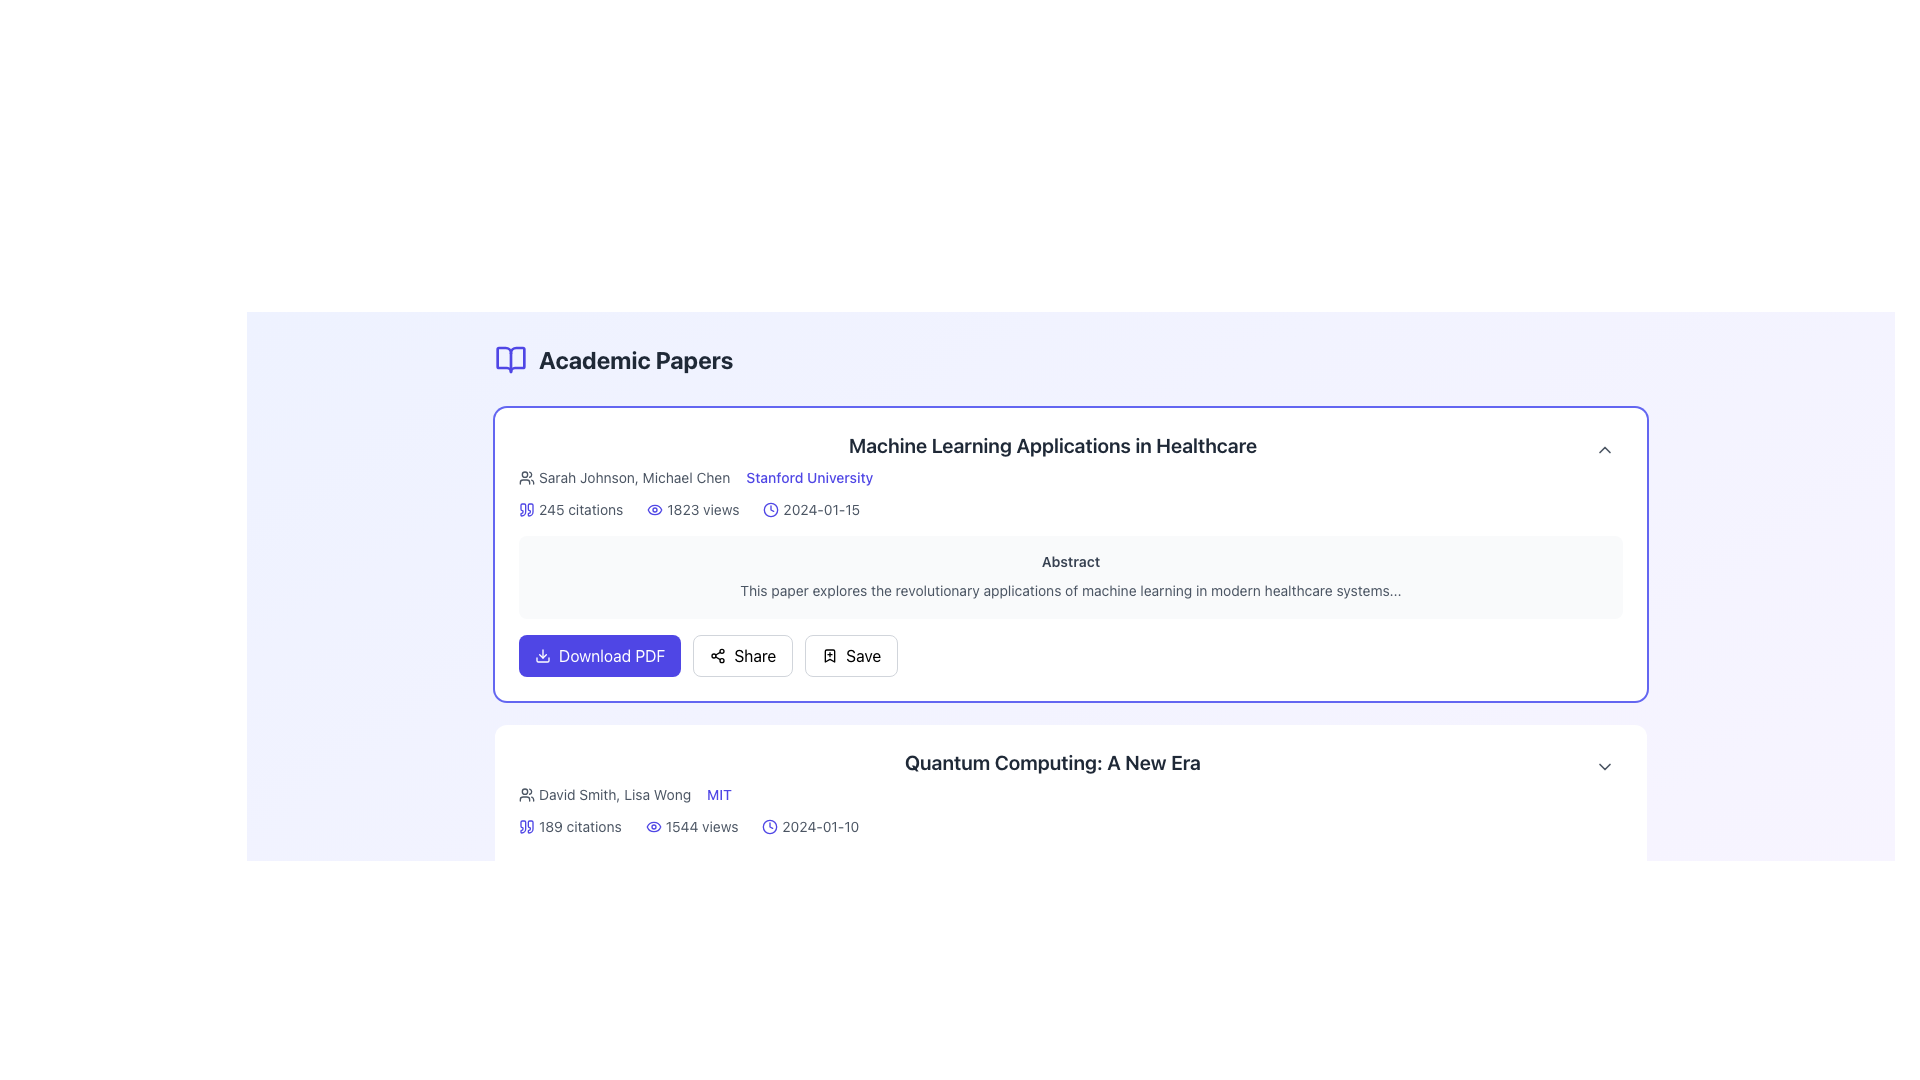 The image size is (1920, 1080). I want to click on and interpret the open book icon, which is vibrant indigo and located next to the 'Academic Papers' header, so click(510, 358).